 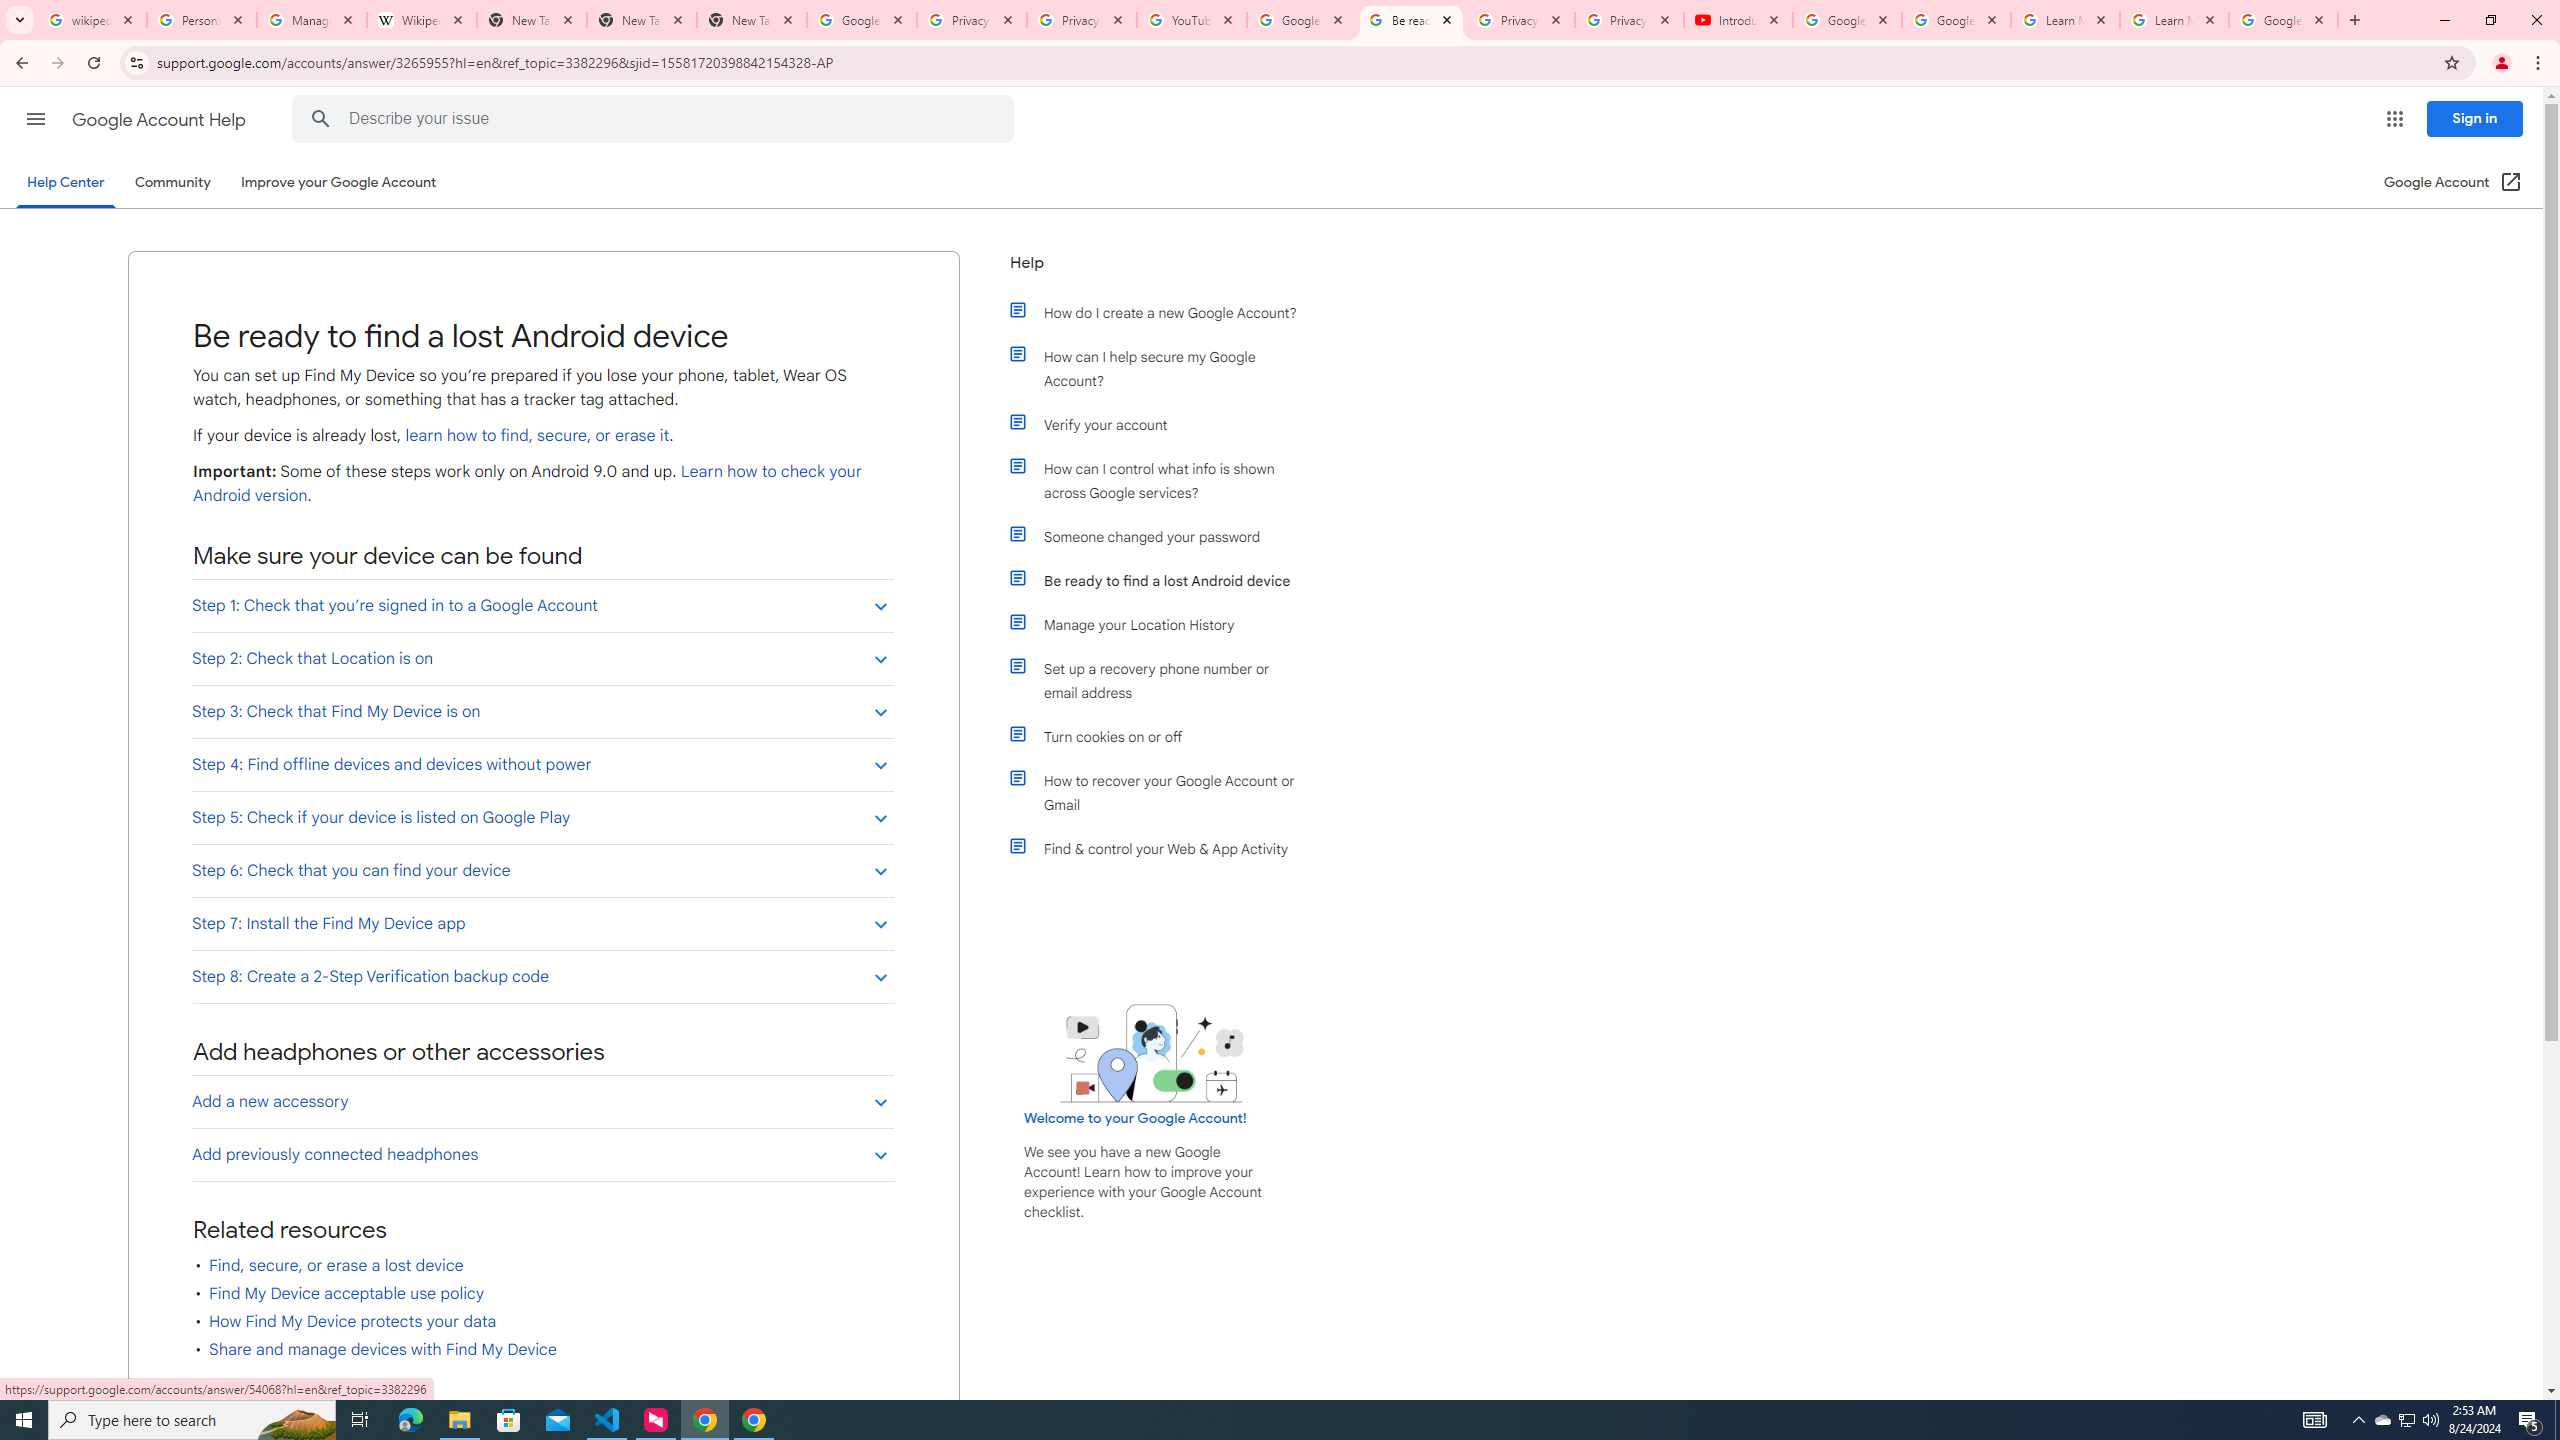 I want to click on 'Address and search bar', so click(x=1293, y=61).